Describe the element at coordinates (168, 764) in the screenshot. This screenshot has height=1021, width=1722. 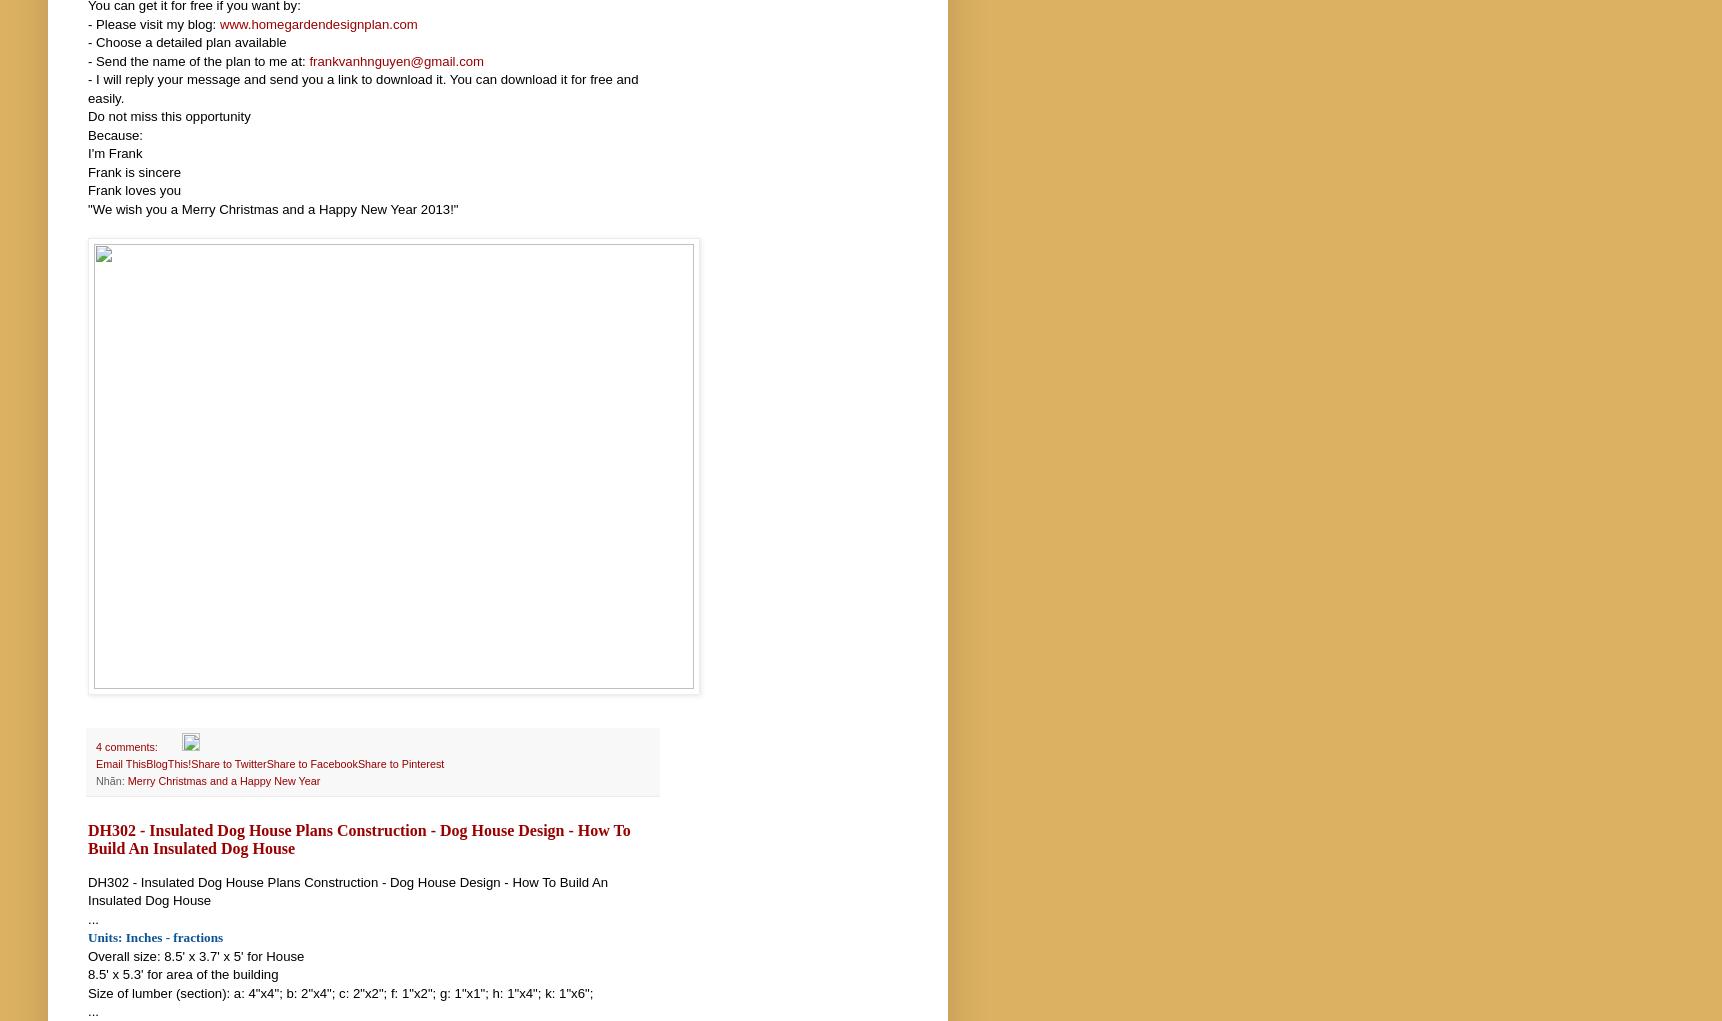
I see `'BlogThis!'` at that location.